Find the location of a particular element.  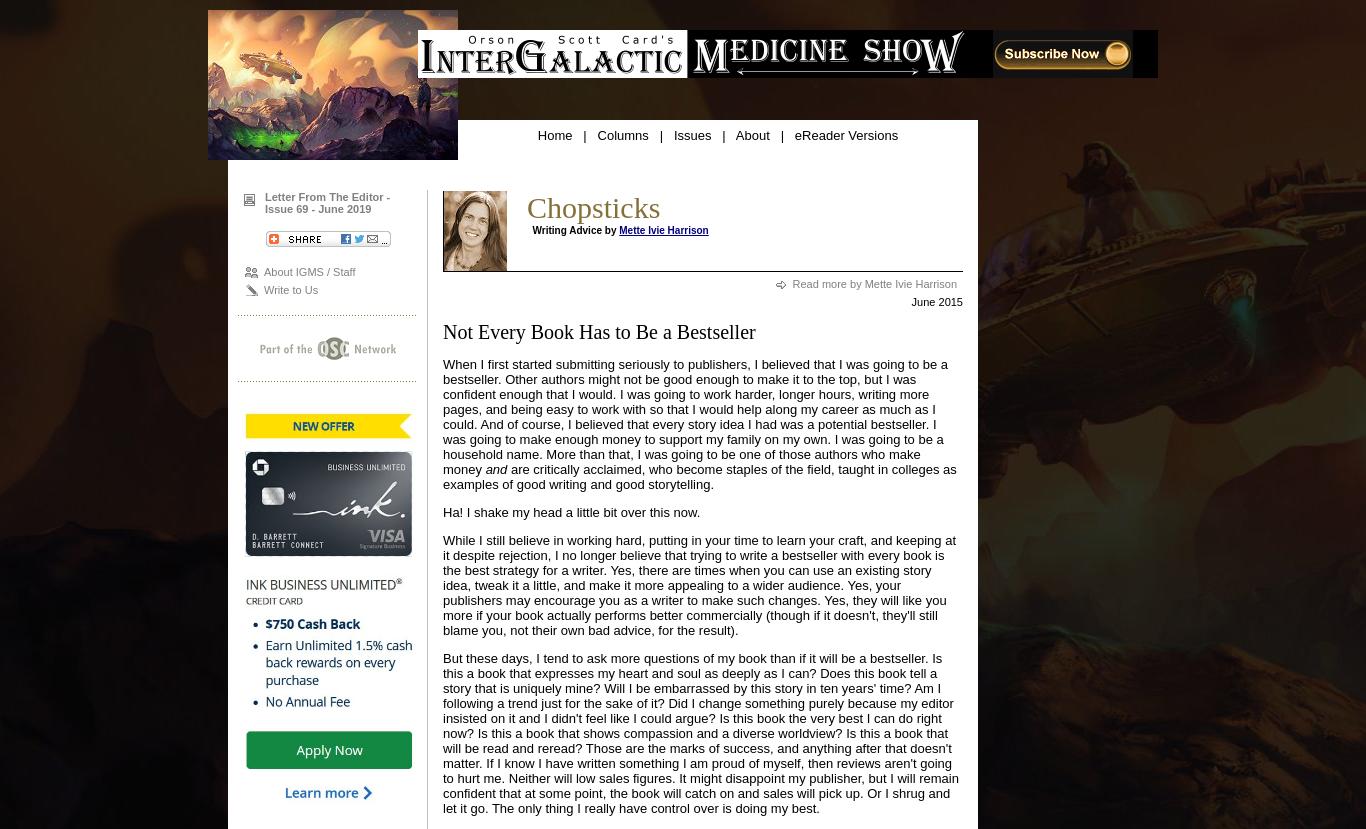

'June 2015' is located at coordinates (936, 302).